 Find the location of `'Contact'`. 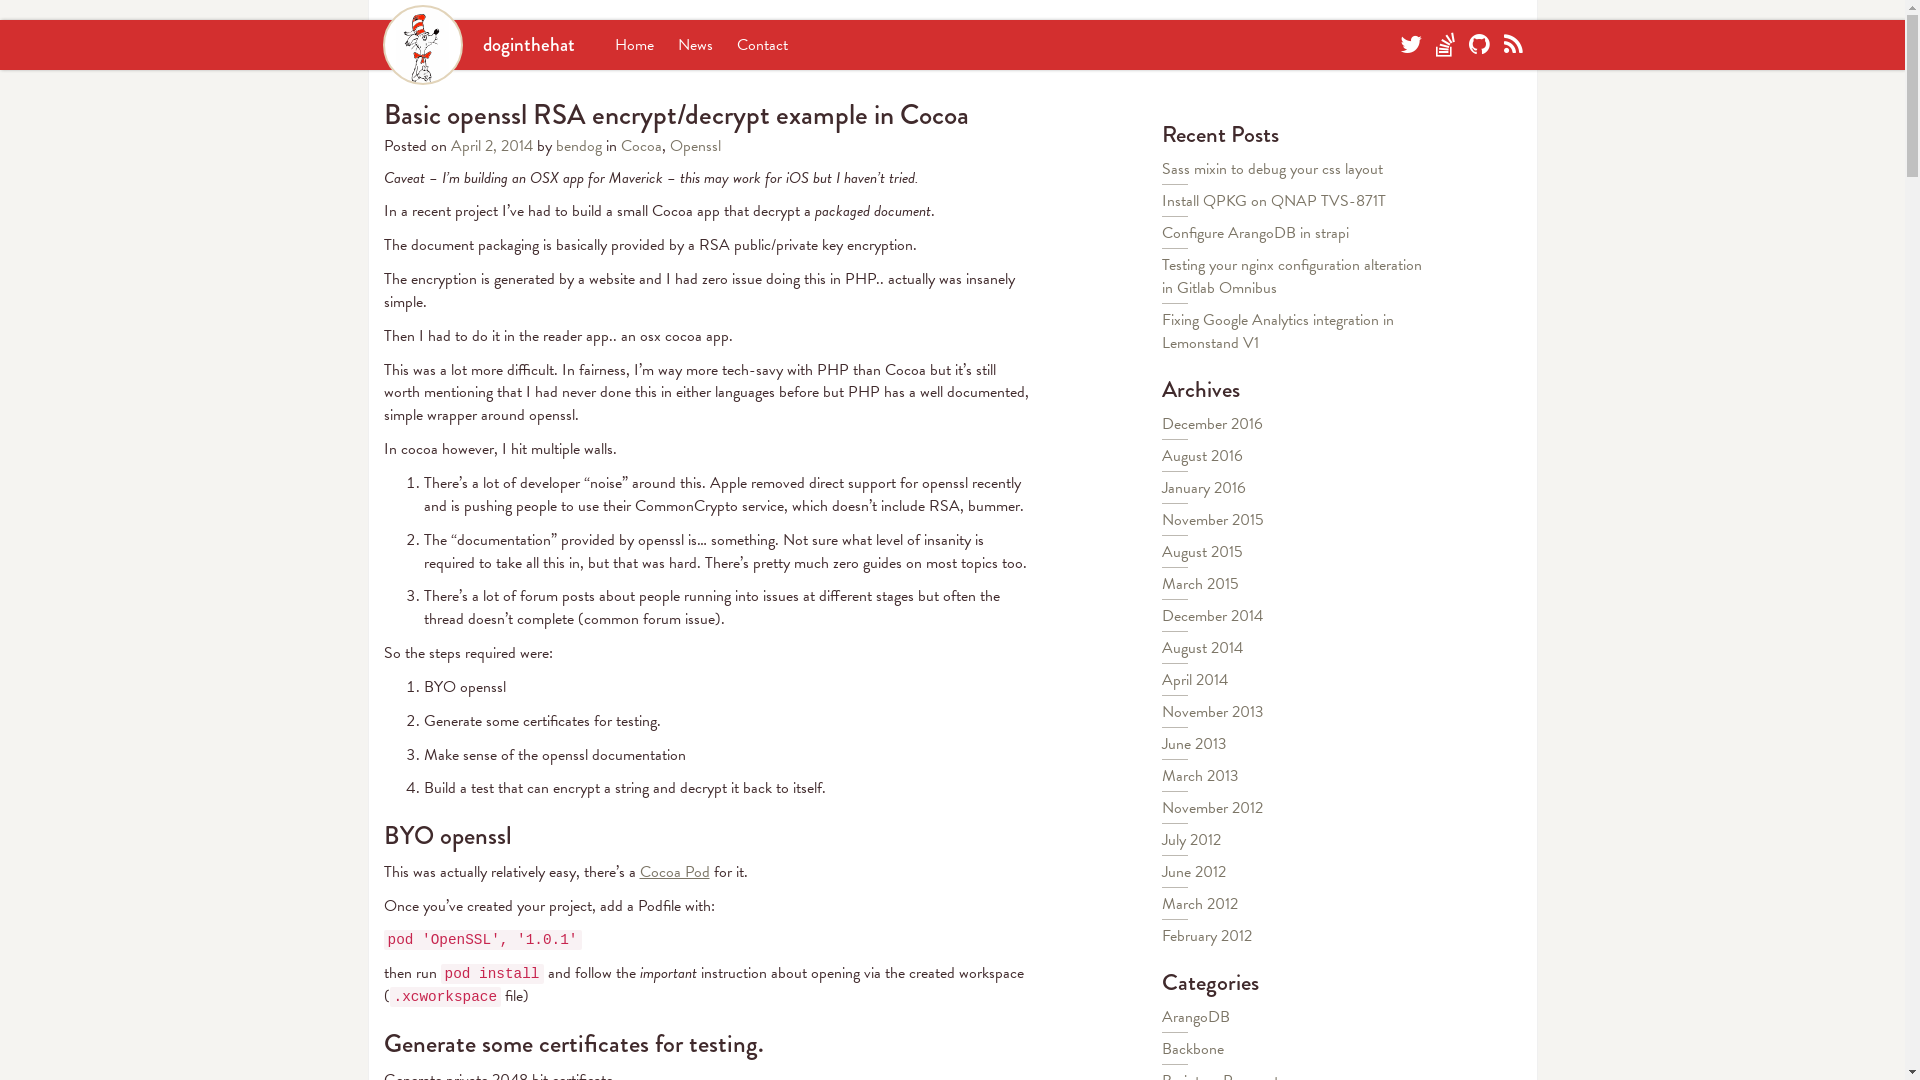

'Contact' is located at coordinates (760, 45).